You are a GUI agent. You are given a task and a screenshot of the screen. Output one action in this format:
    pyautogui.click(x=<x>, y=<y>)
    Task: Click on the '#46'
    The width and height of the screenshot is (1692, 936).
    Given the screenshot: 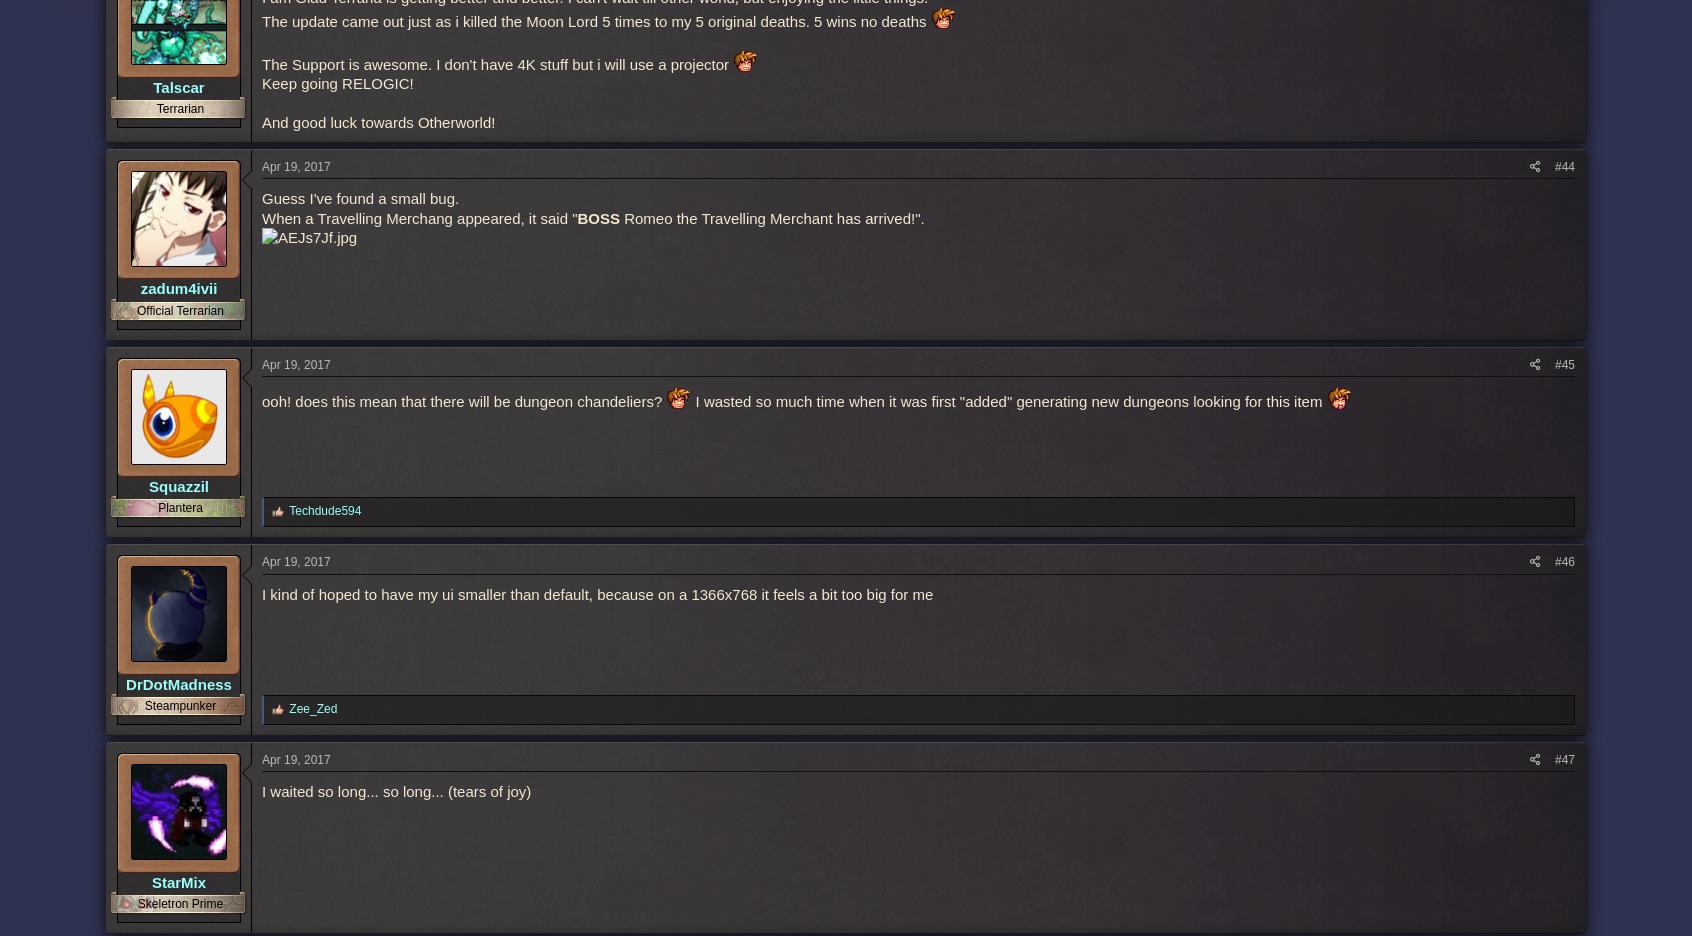 What is the action you would take?
    pyautogui.click(x=1563, y=560)
    